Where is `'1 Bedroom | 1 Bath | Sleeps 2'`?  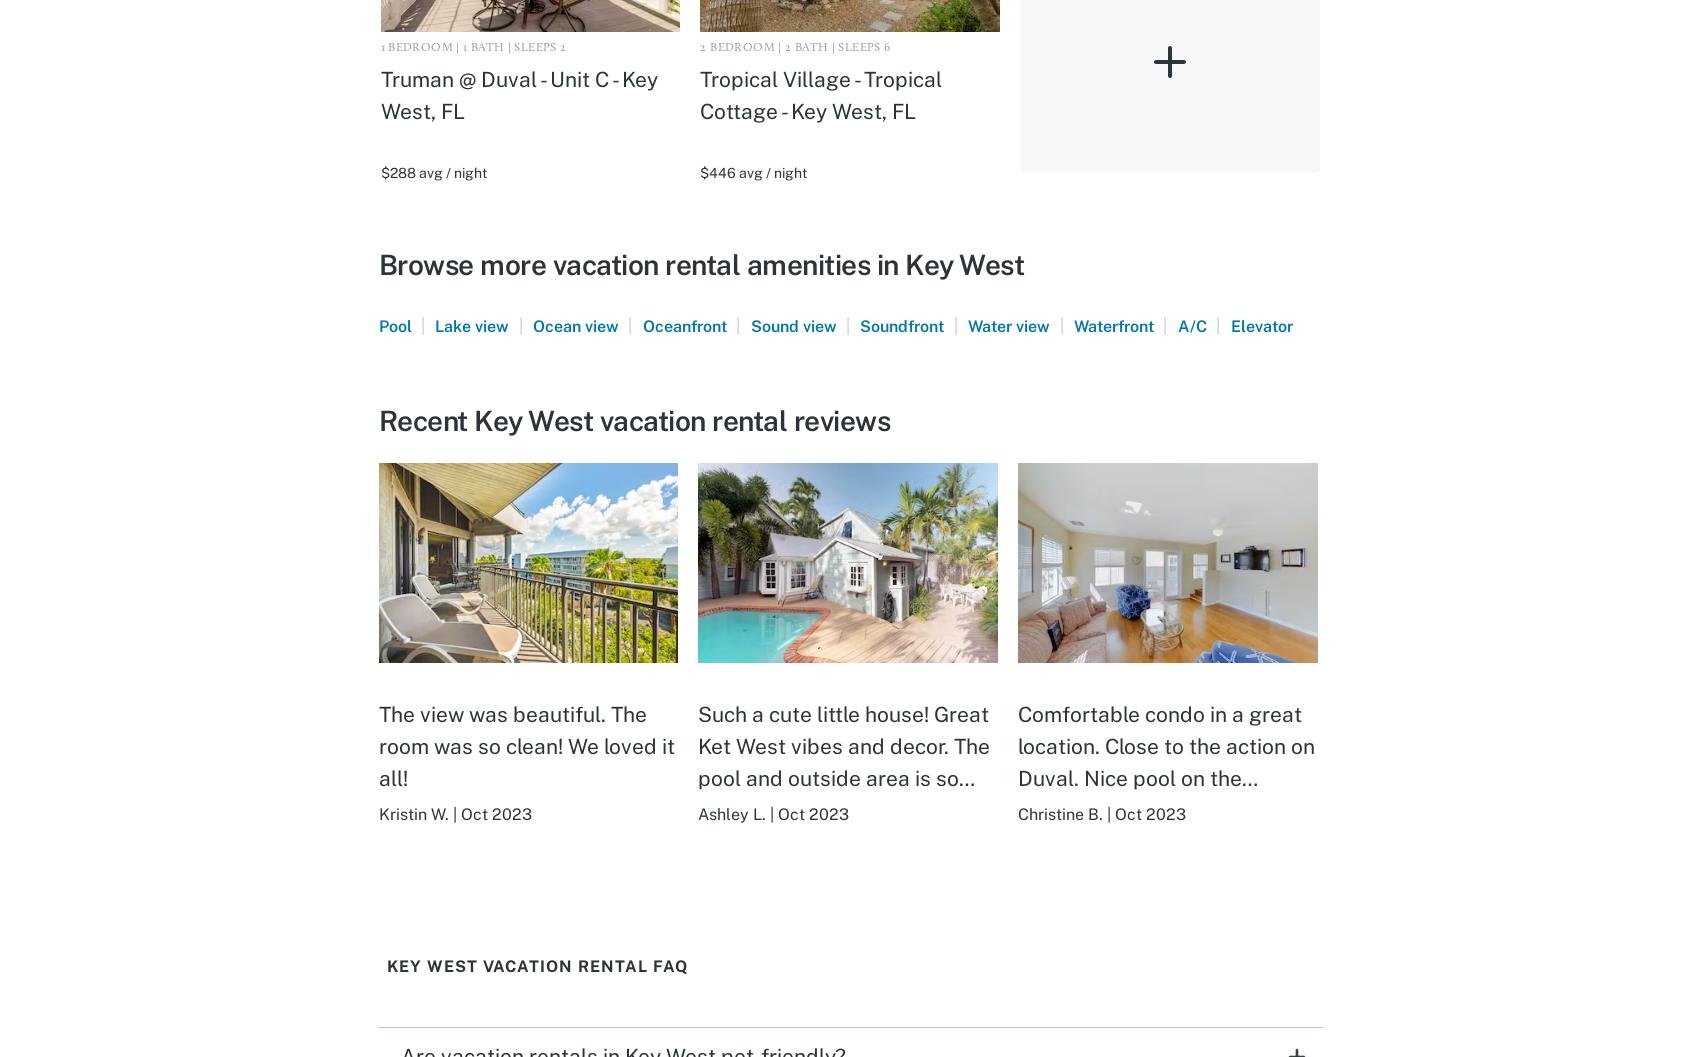
'1 Bedroom | 1 Bath | Sleeps 2' is located at coordinates (379, 47).